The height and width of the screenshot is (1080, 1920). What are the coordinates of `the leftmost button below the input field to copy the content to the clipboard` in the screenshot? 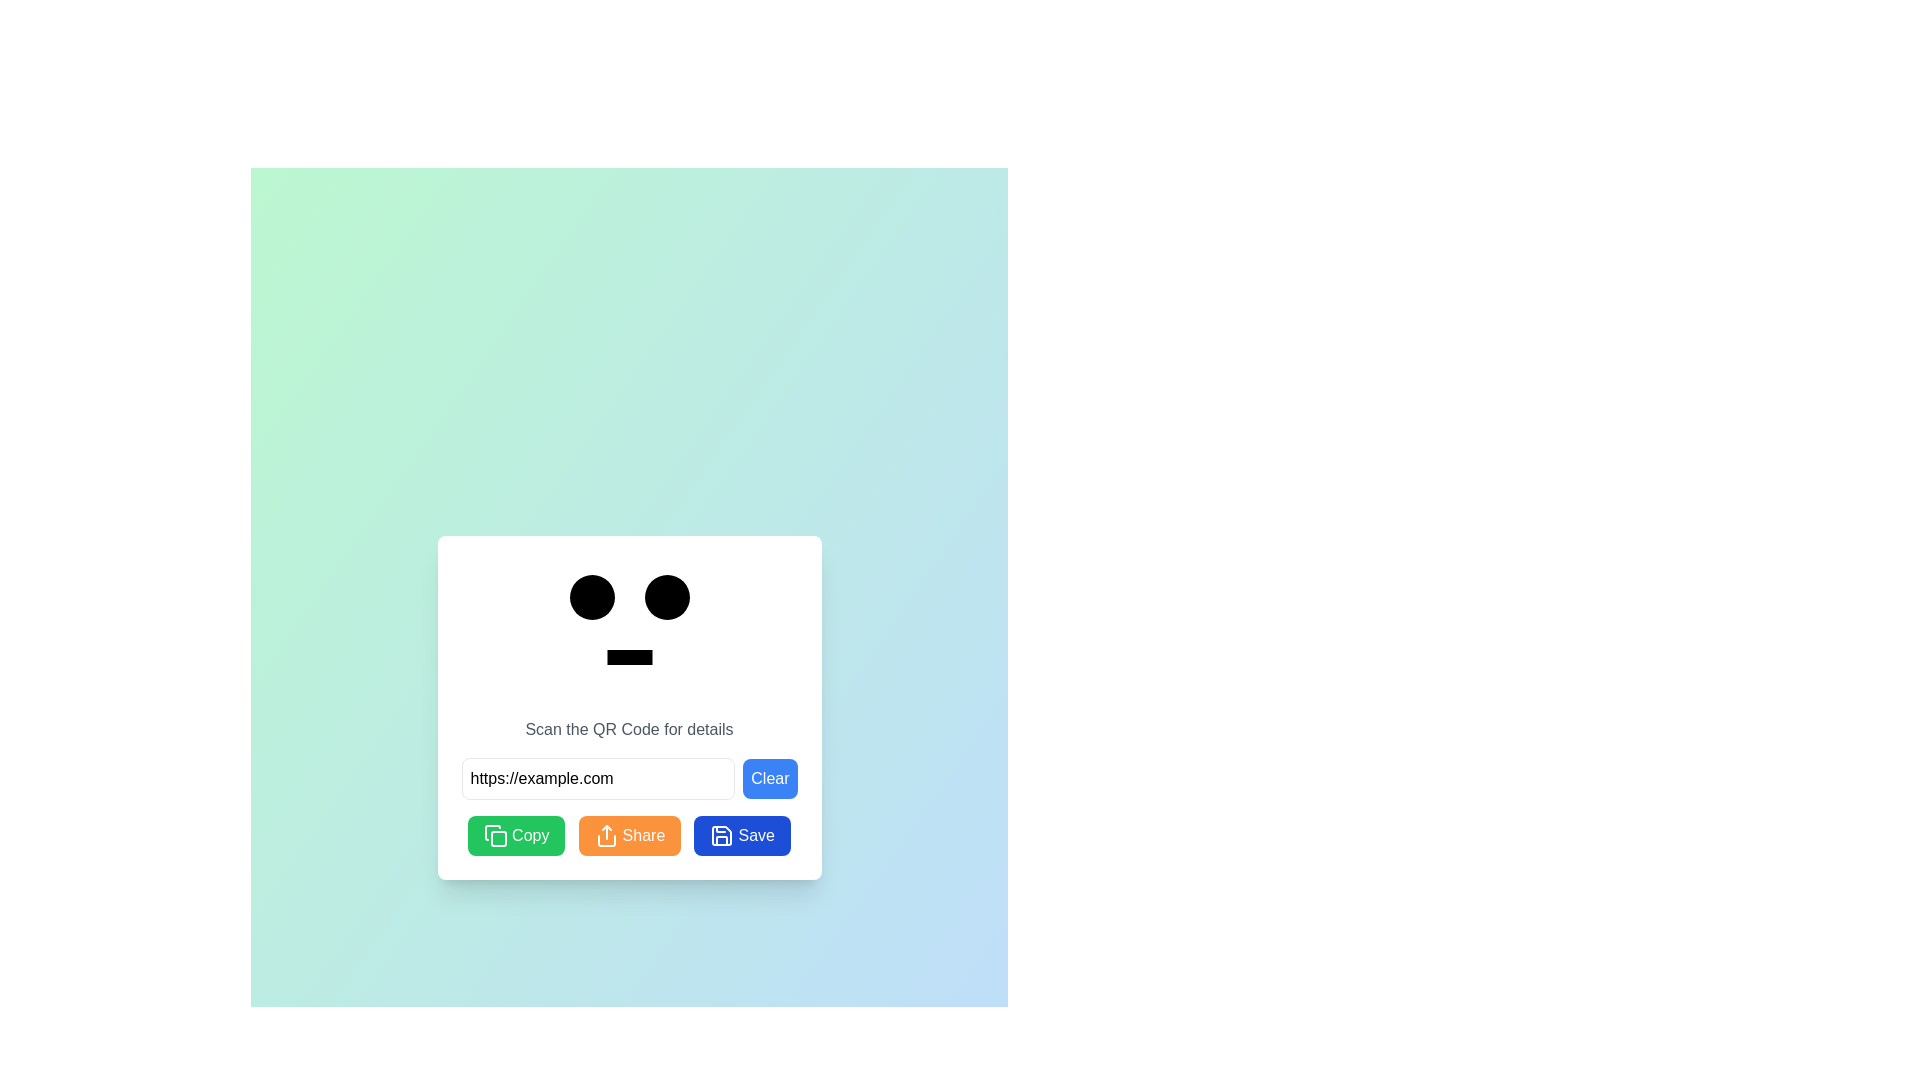 It's located at (516, 836).